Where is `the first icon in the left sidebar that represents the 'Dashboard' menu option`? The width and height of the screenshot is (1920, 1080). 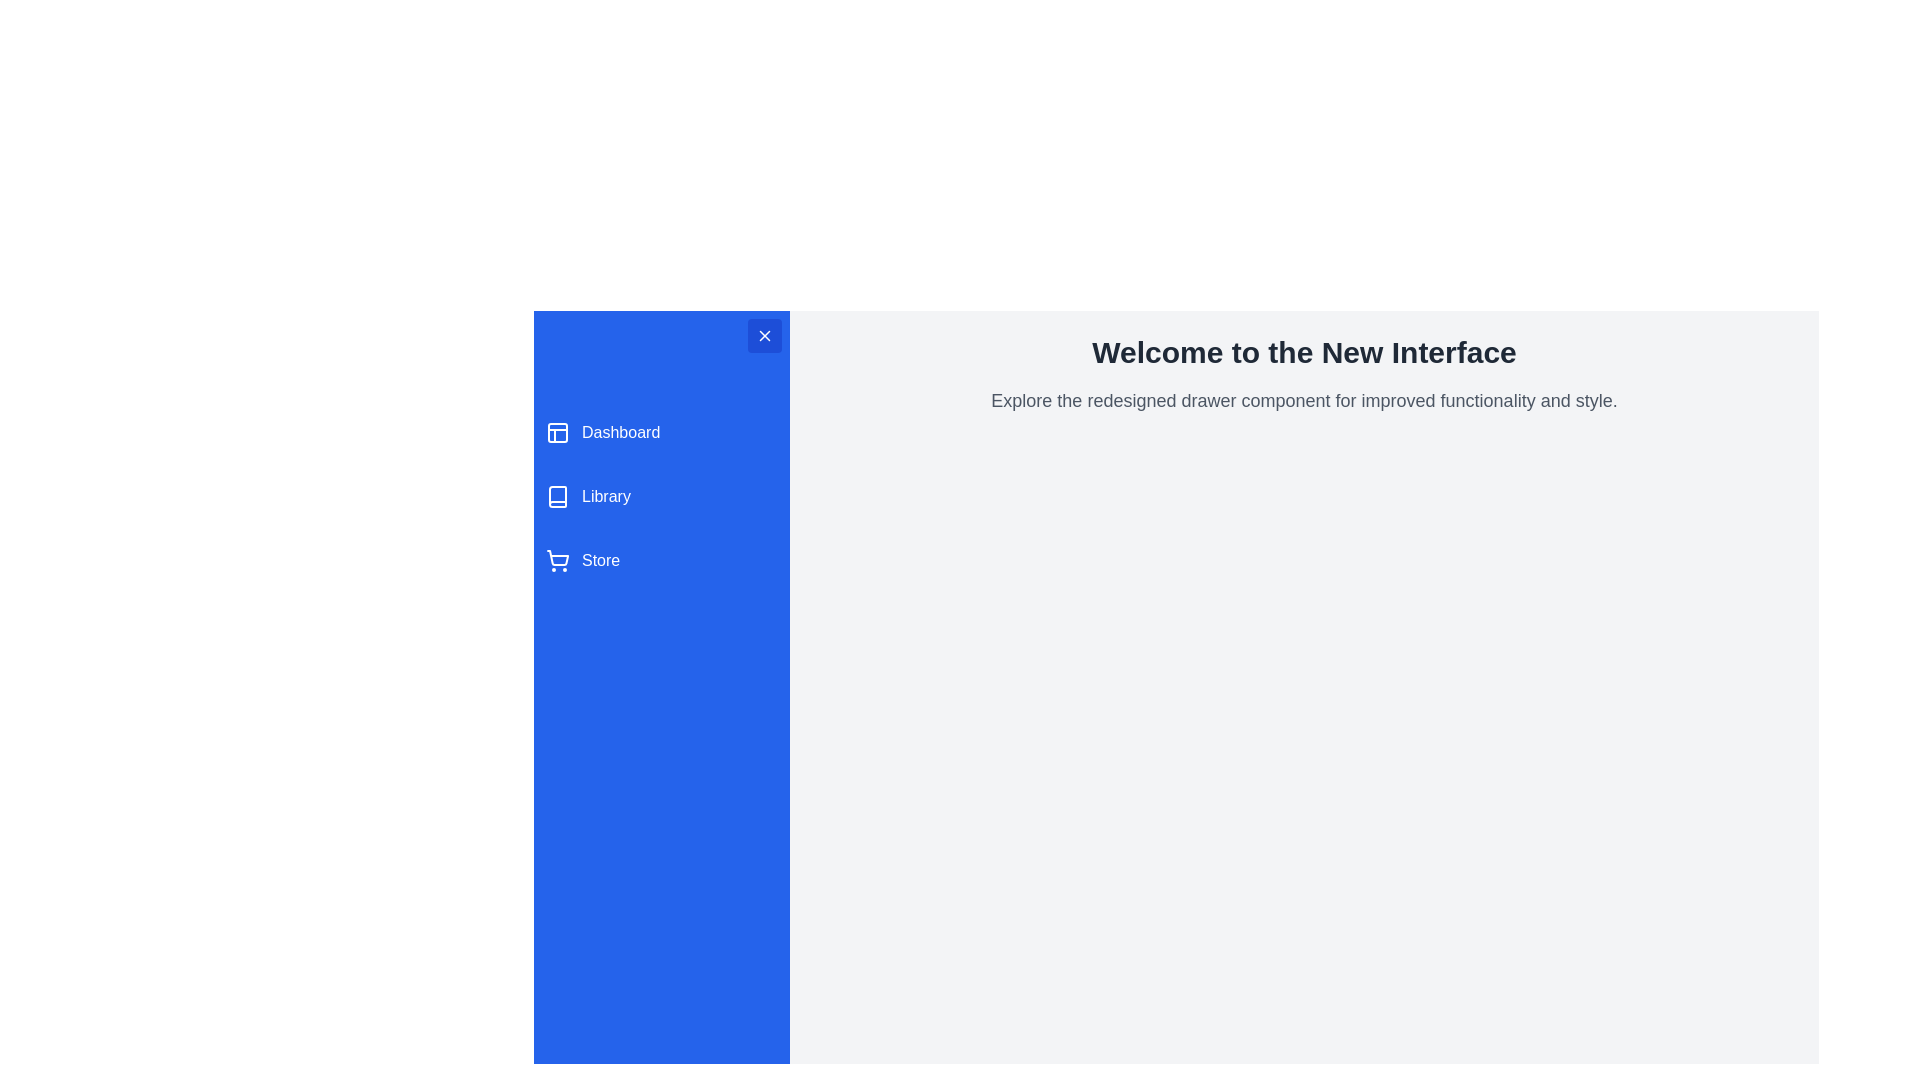
the first icon in the left sidebar that represents the 'Dashboard' menu option is located at coordinates (557, 431).